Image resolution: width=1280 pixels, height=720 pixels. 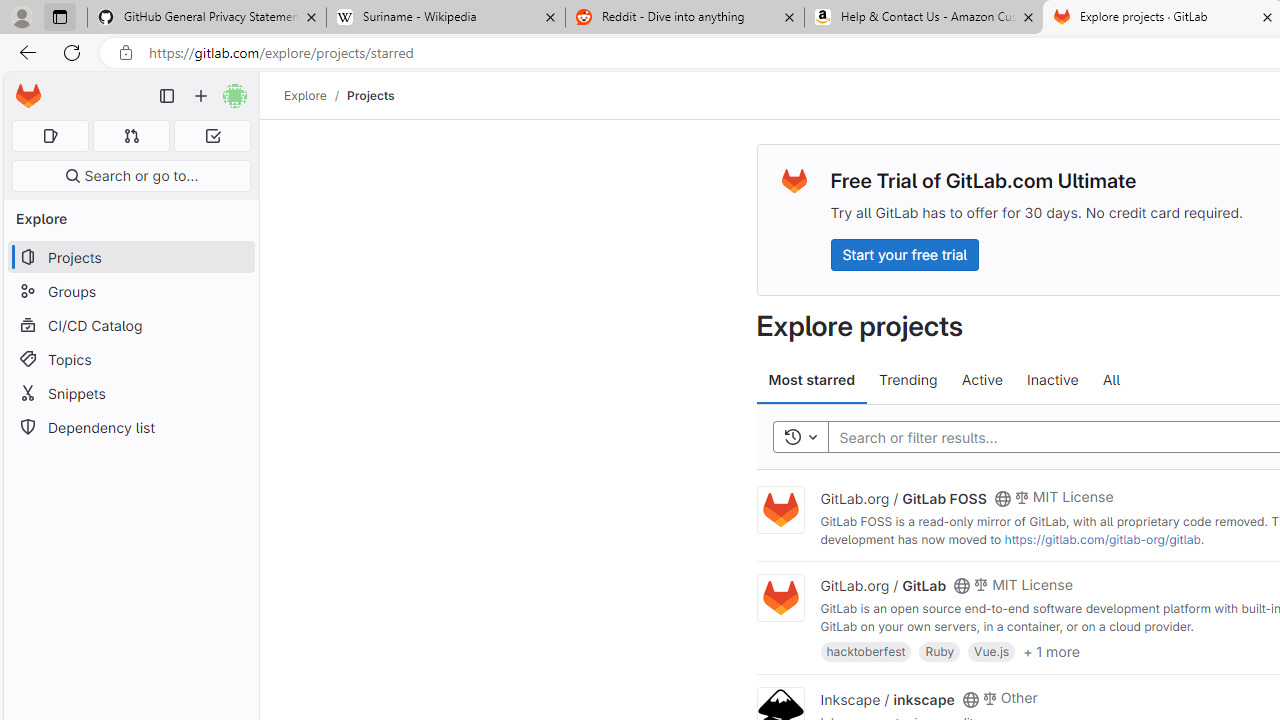 What do you see at coordinates (982, 380) in the screenshot?
I see `'Active'` at bounding box center [982, 380].